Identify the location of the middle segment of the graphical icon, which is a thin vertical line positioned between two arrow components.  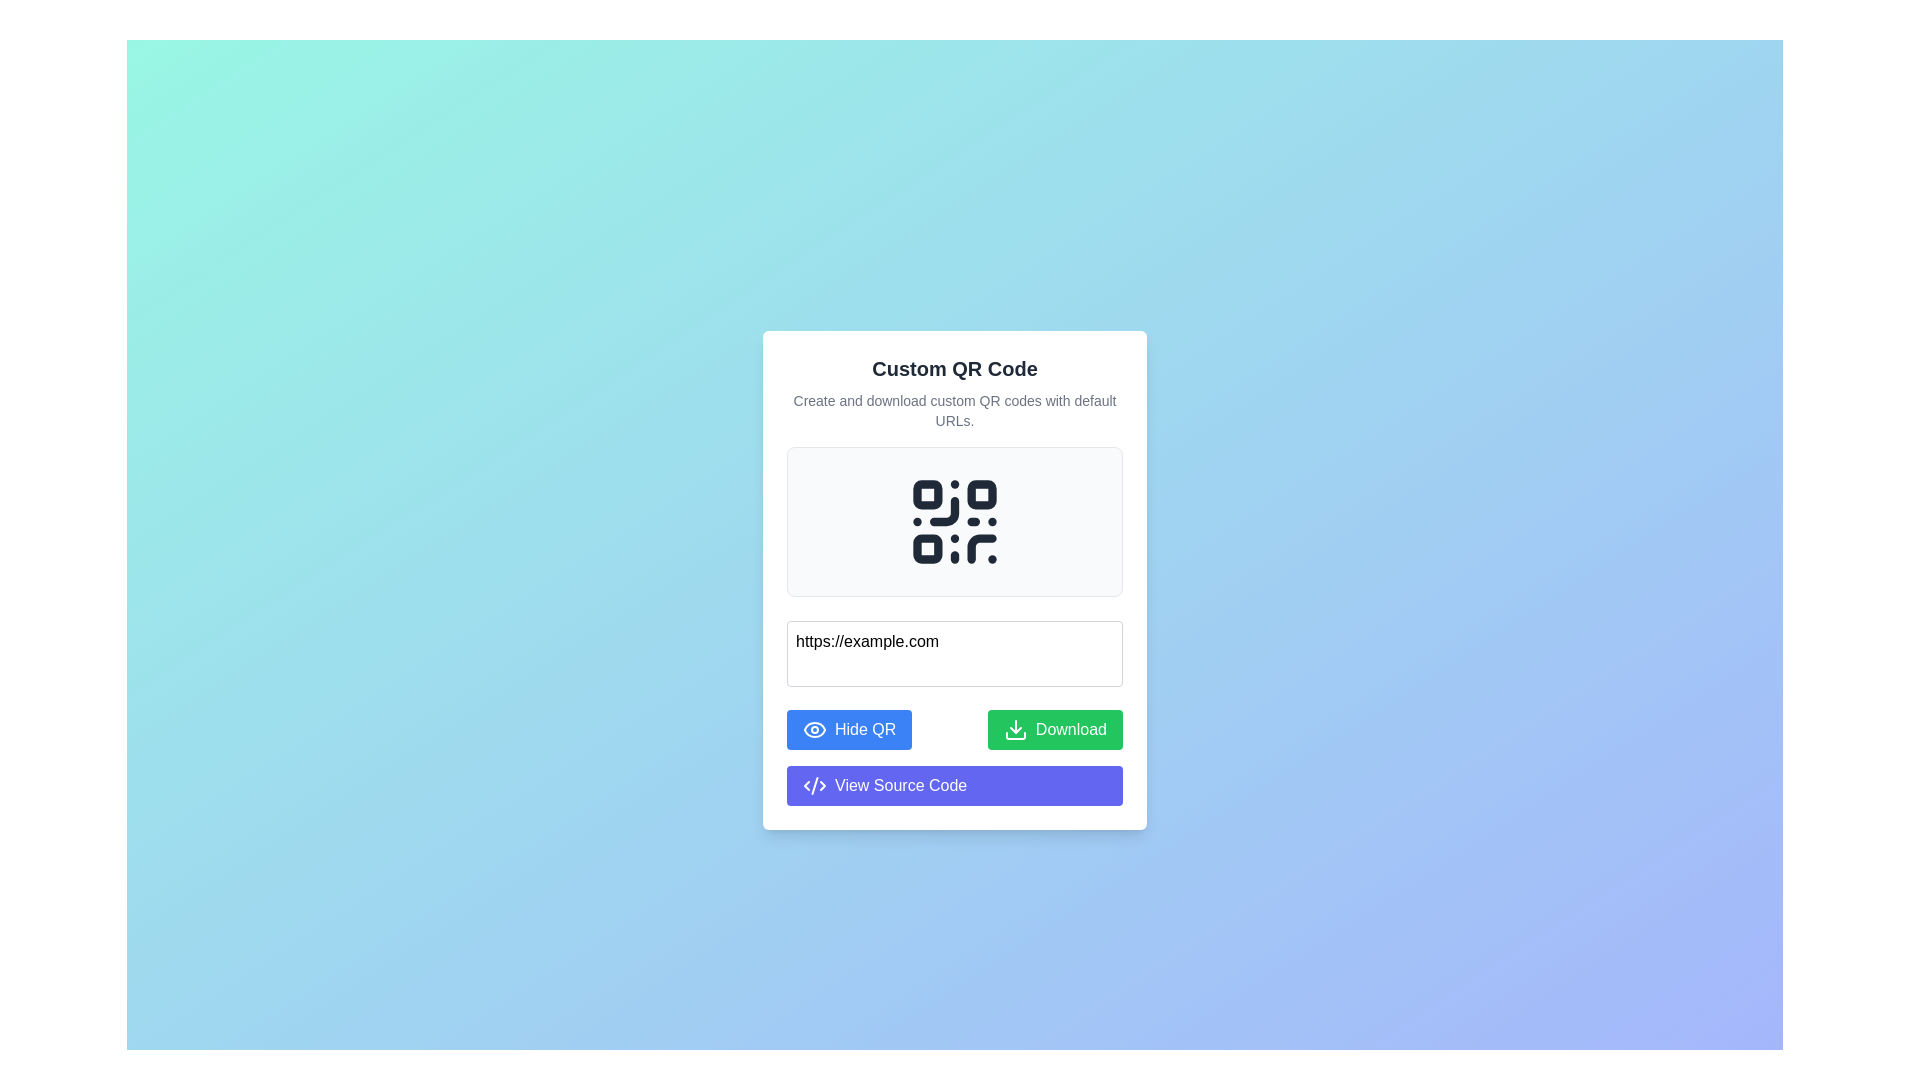
(815, 784).